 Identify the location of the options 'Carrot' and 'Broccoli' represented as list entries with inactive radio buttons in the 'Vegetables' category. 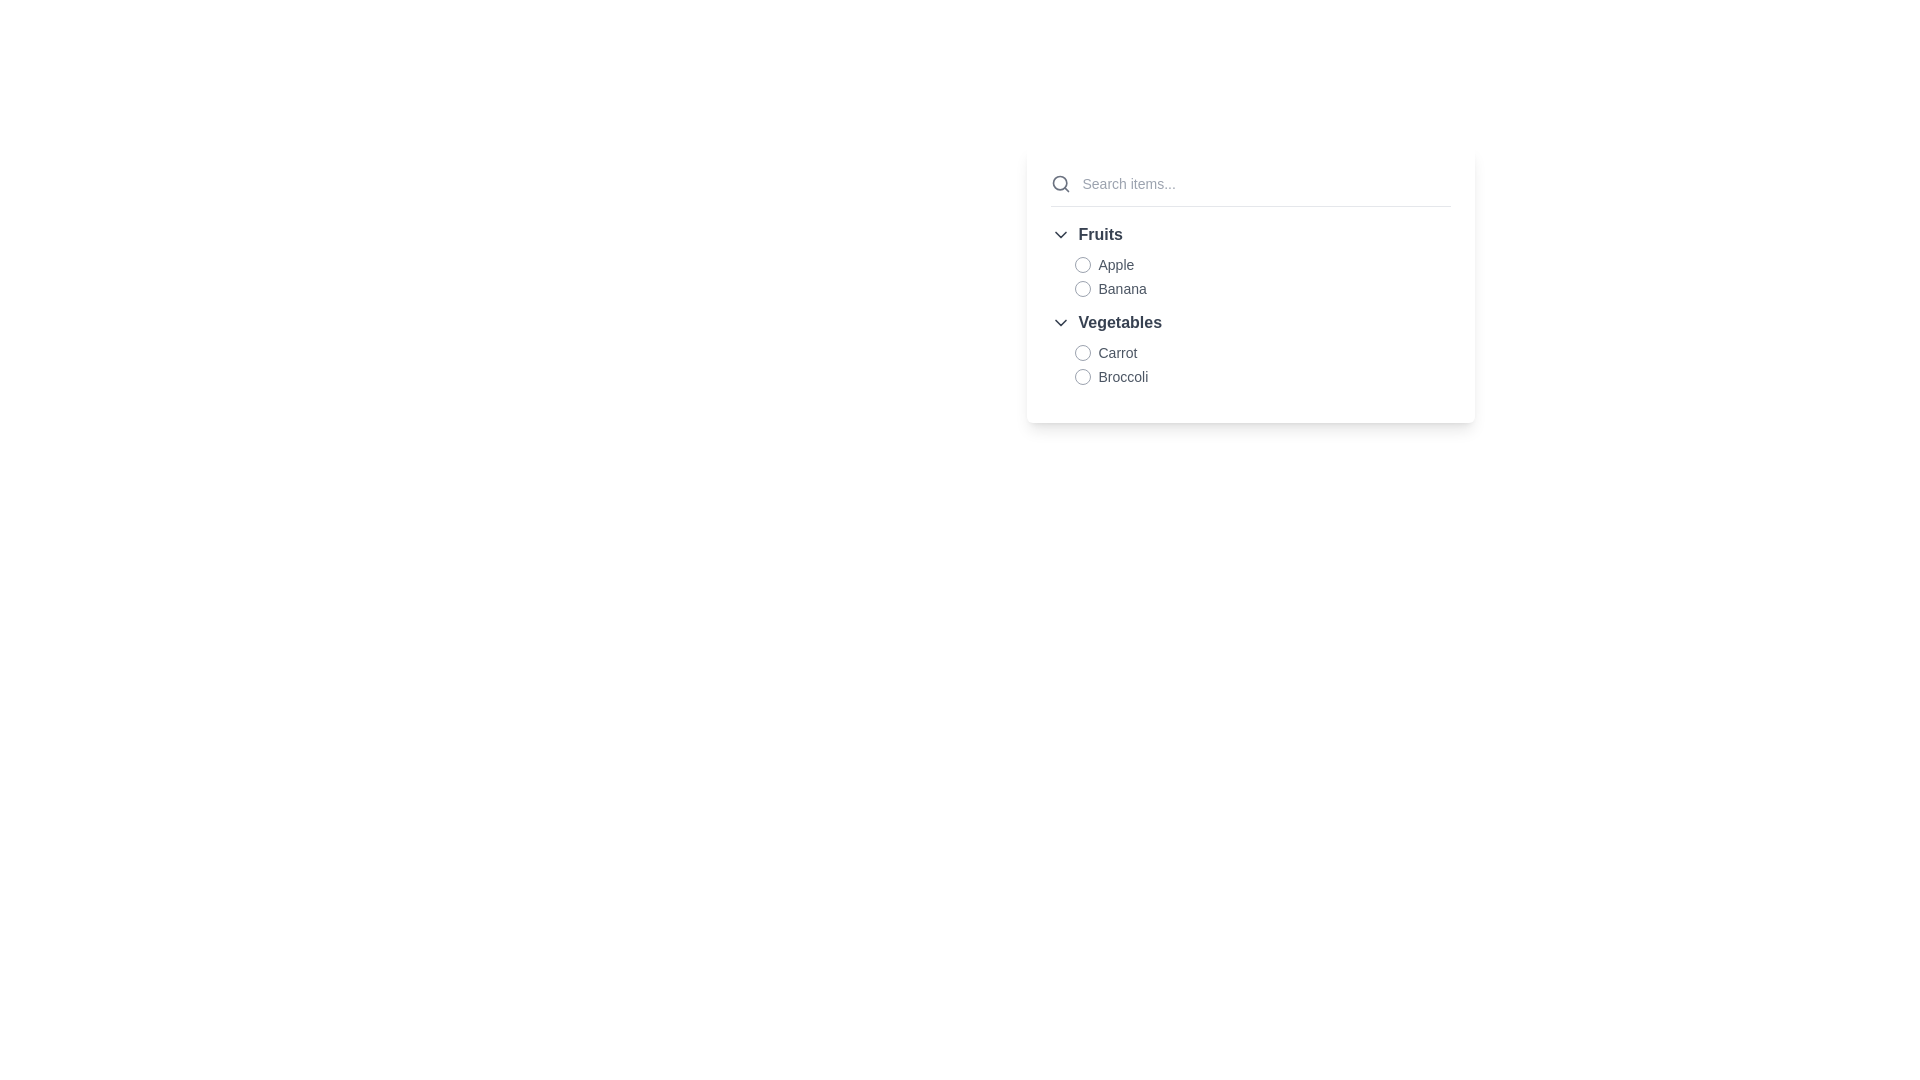
(1249, 365).